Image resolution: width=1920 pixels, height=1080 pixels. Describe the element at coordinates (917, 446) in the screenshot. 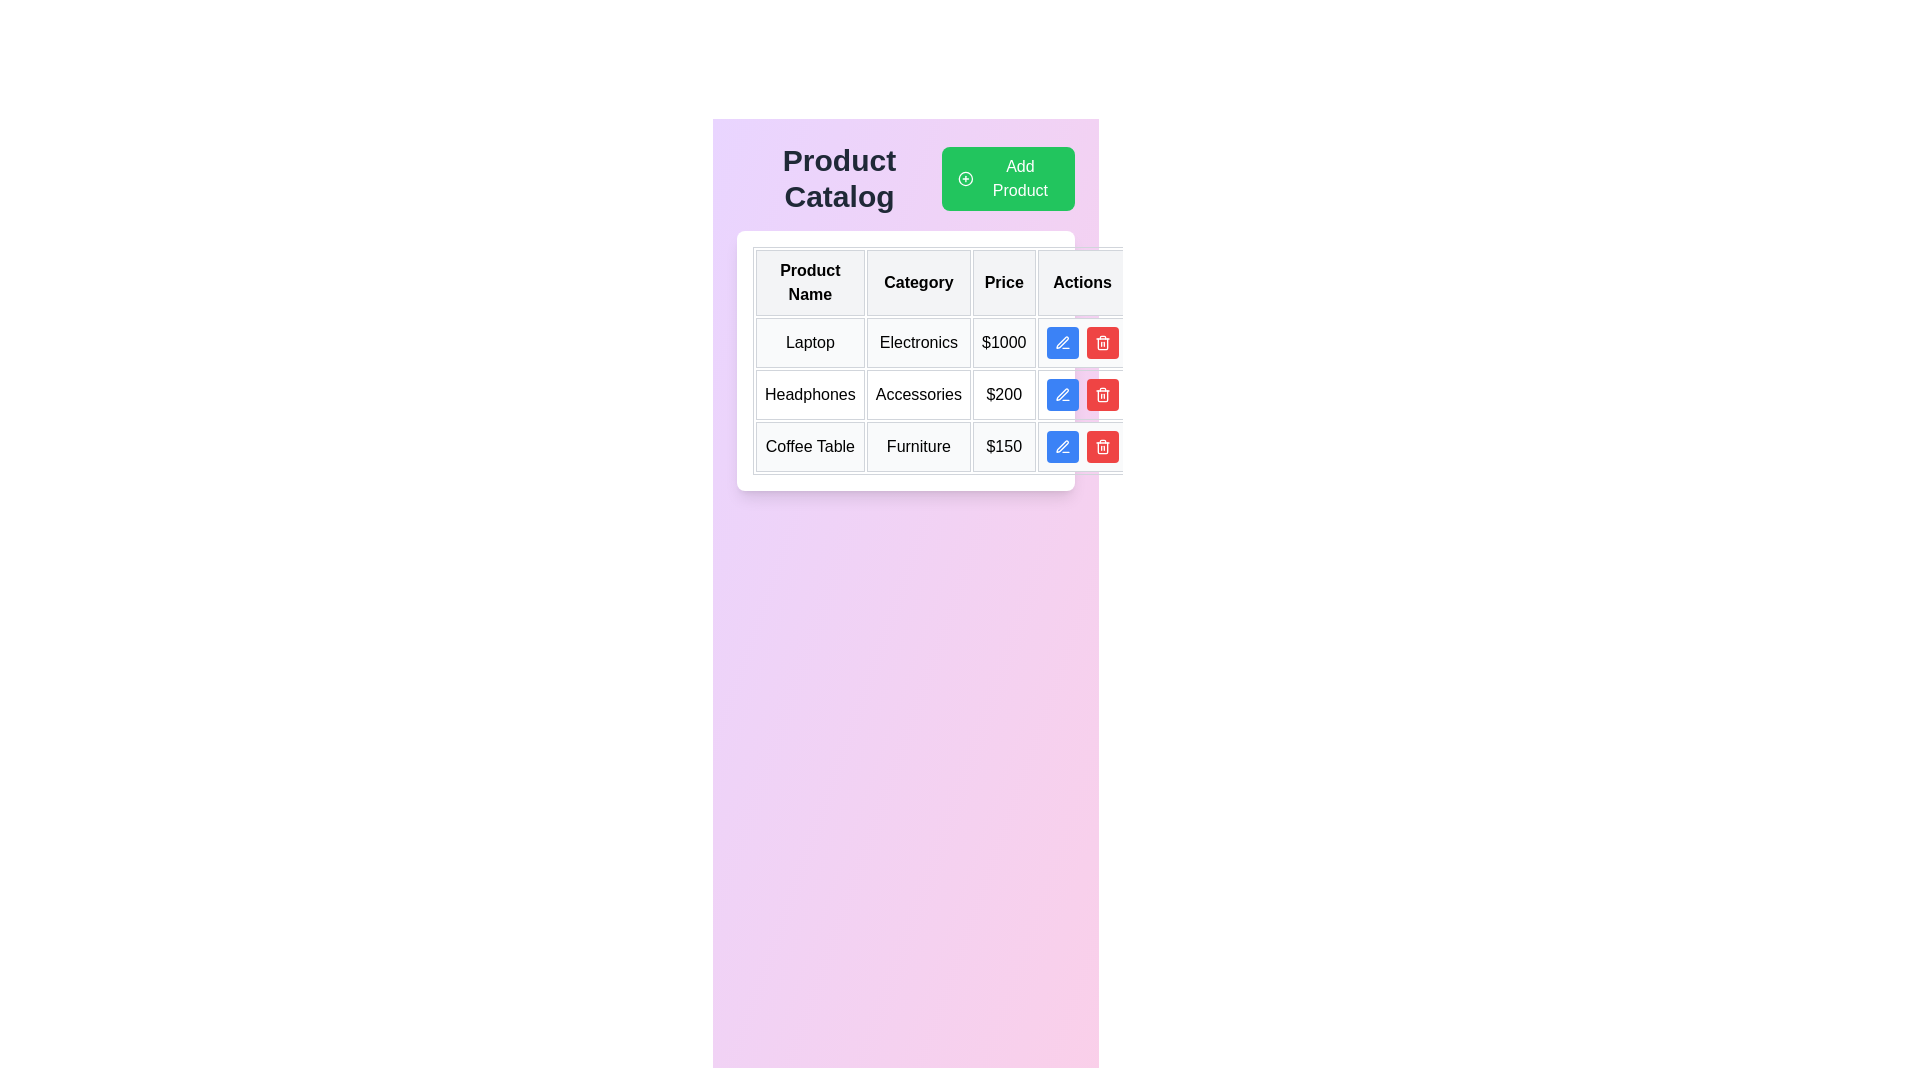

I see `the text label displaying the category information for the product` at that location.